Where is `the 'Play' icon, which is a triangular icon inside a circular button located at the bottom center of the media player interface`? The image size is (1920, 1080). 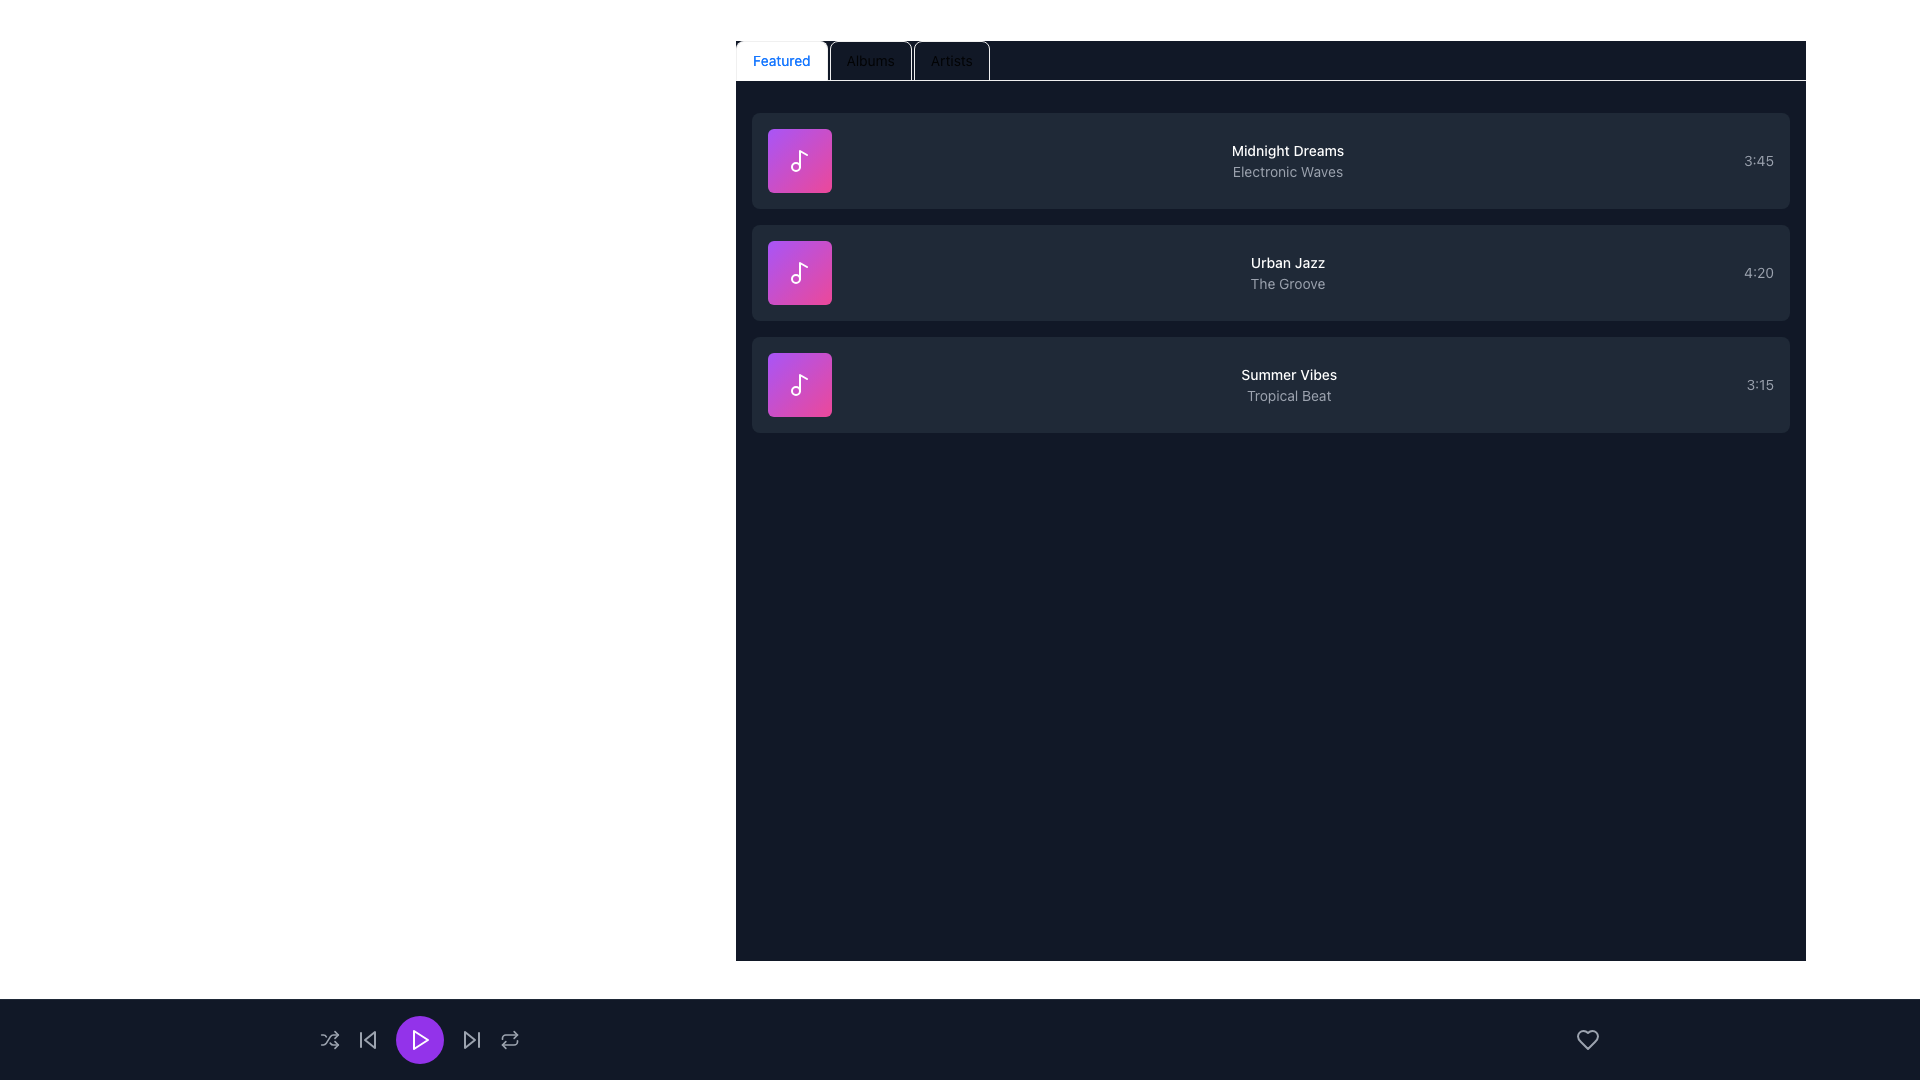 the 'Play' icon, which is a triangular icon inside a circular button located at the bottom center of the media player interface is located at coordinates (420, 1039).